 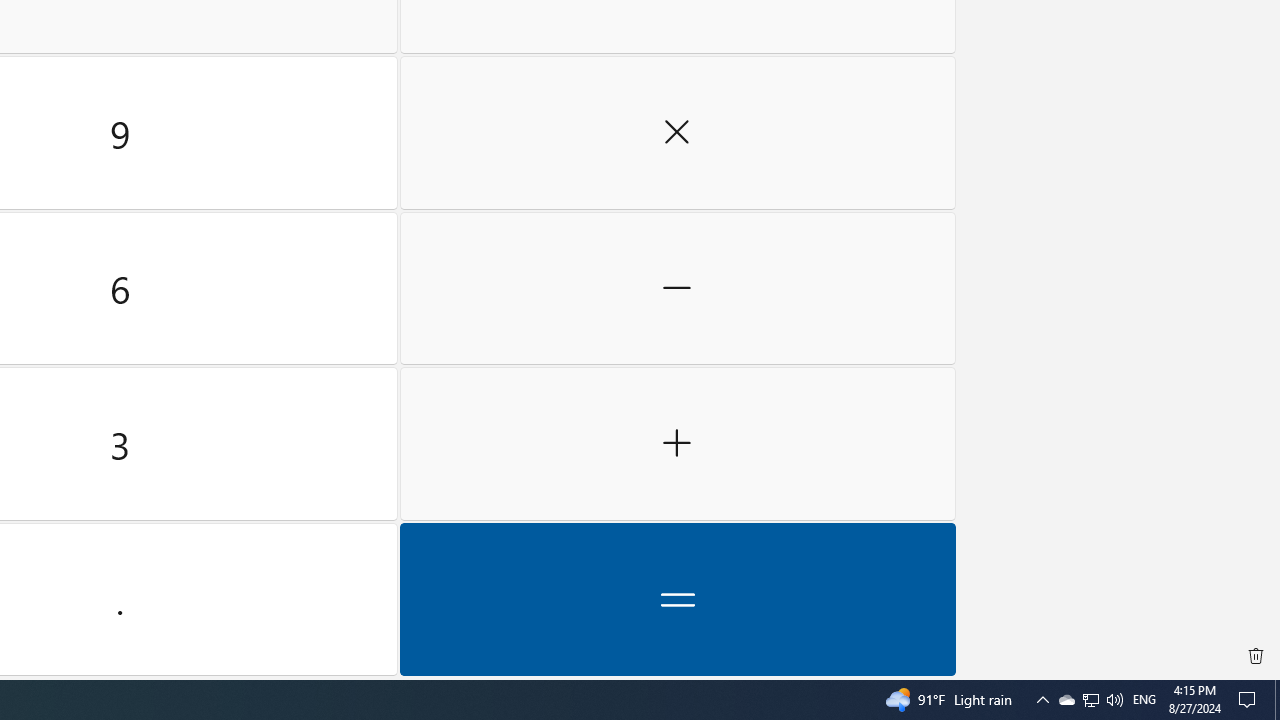 What do you see at coordinates (677, 443) in the screenshot?
I see `'Plus'` at bounding box center [677, 443].